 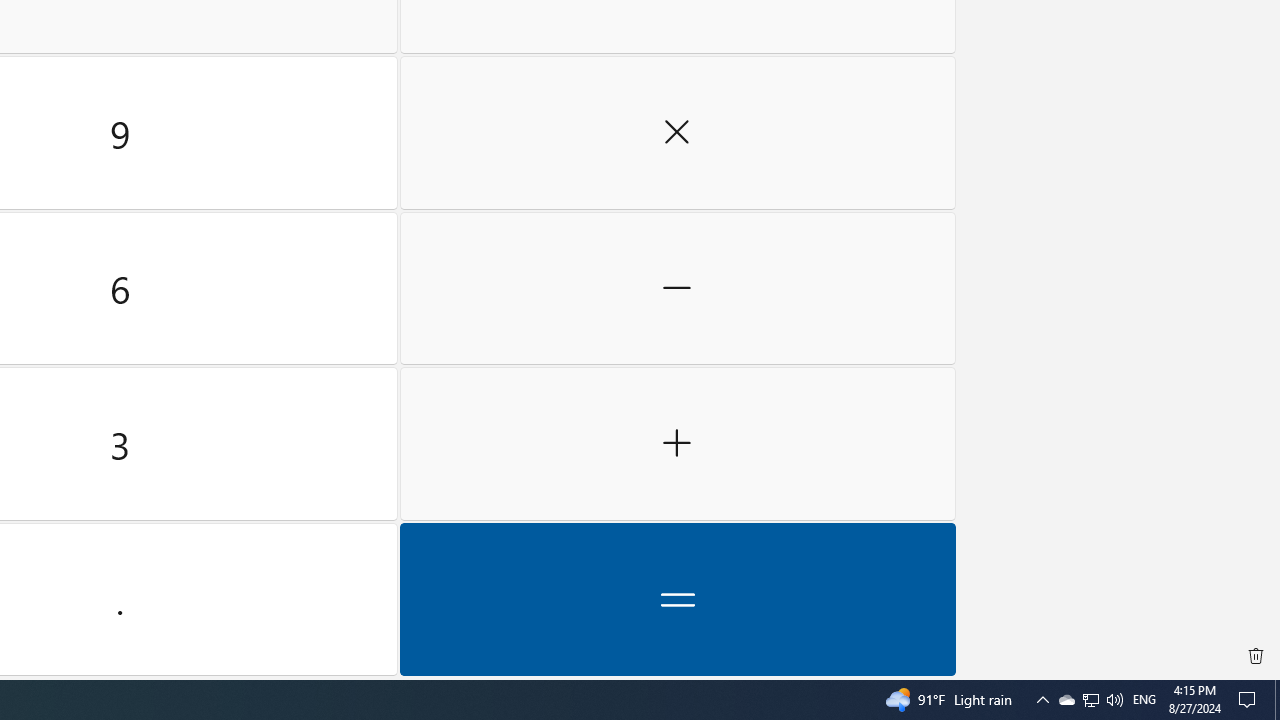 What do you see at coordinates (677, 443) in the screenshot?
I see `'Plus'` at bounding box center [677, 443].